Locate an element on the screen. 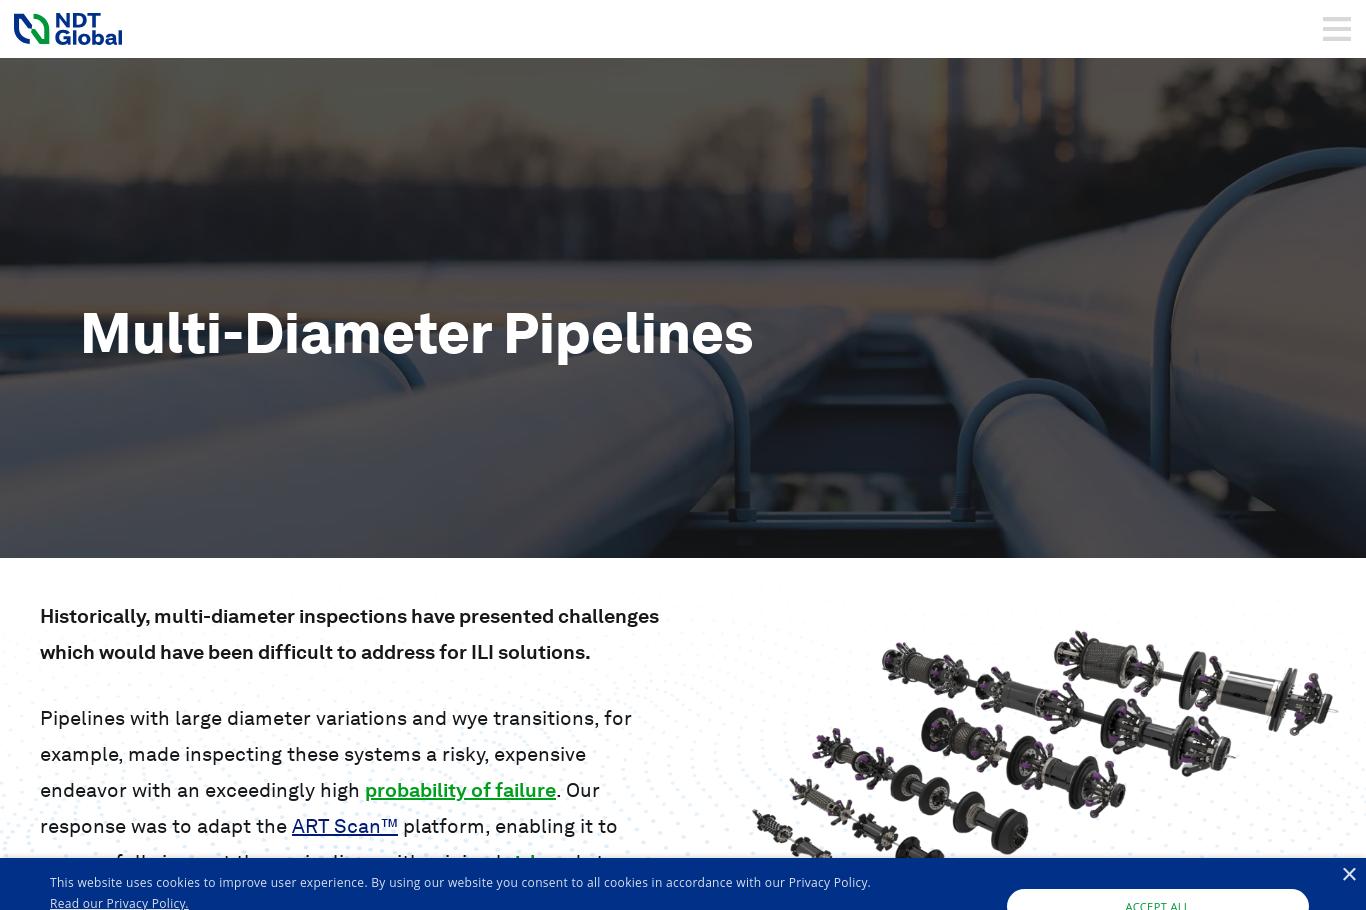  '. Our response was to adapt the' is located at coordinates (320, 806).